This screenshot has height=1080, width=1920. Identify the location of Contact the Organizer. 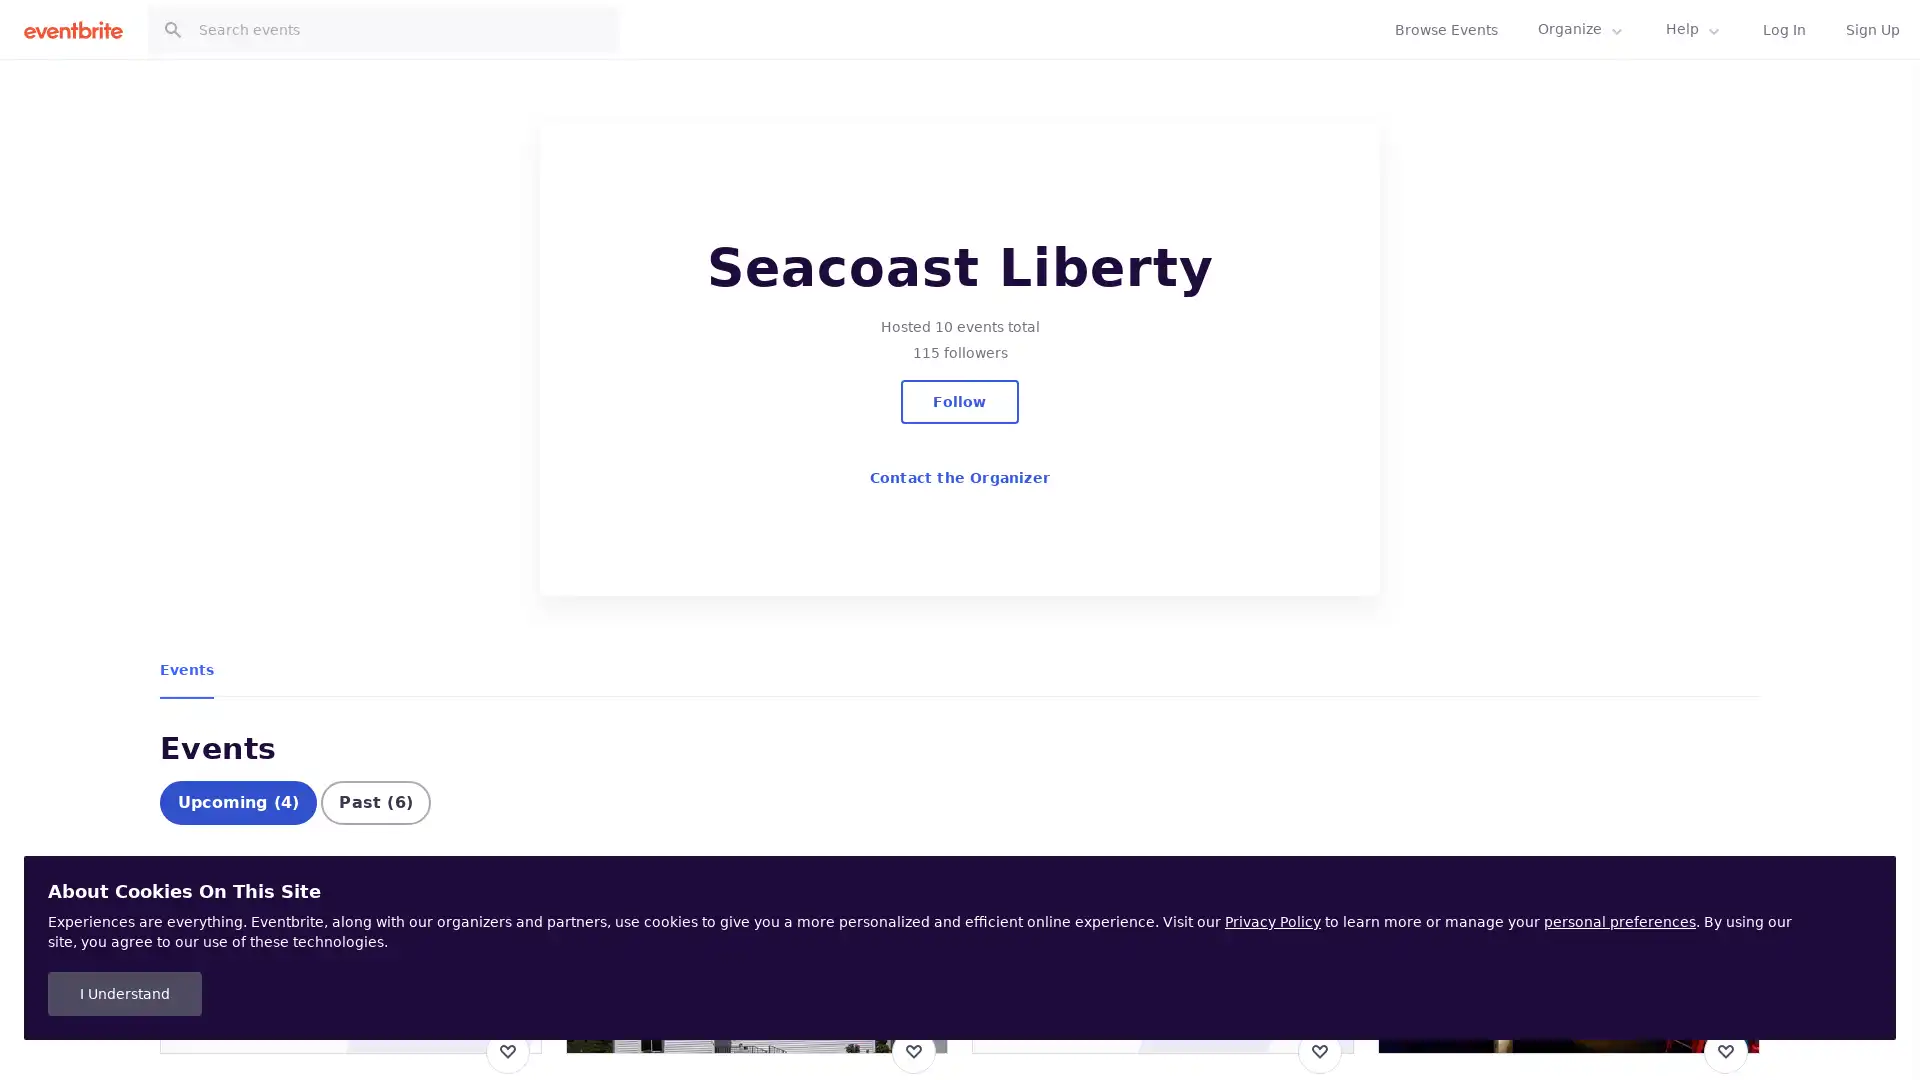
(958, 478).